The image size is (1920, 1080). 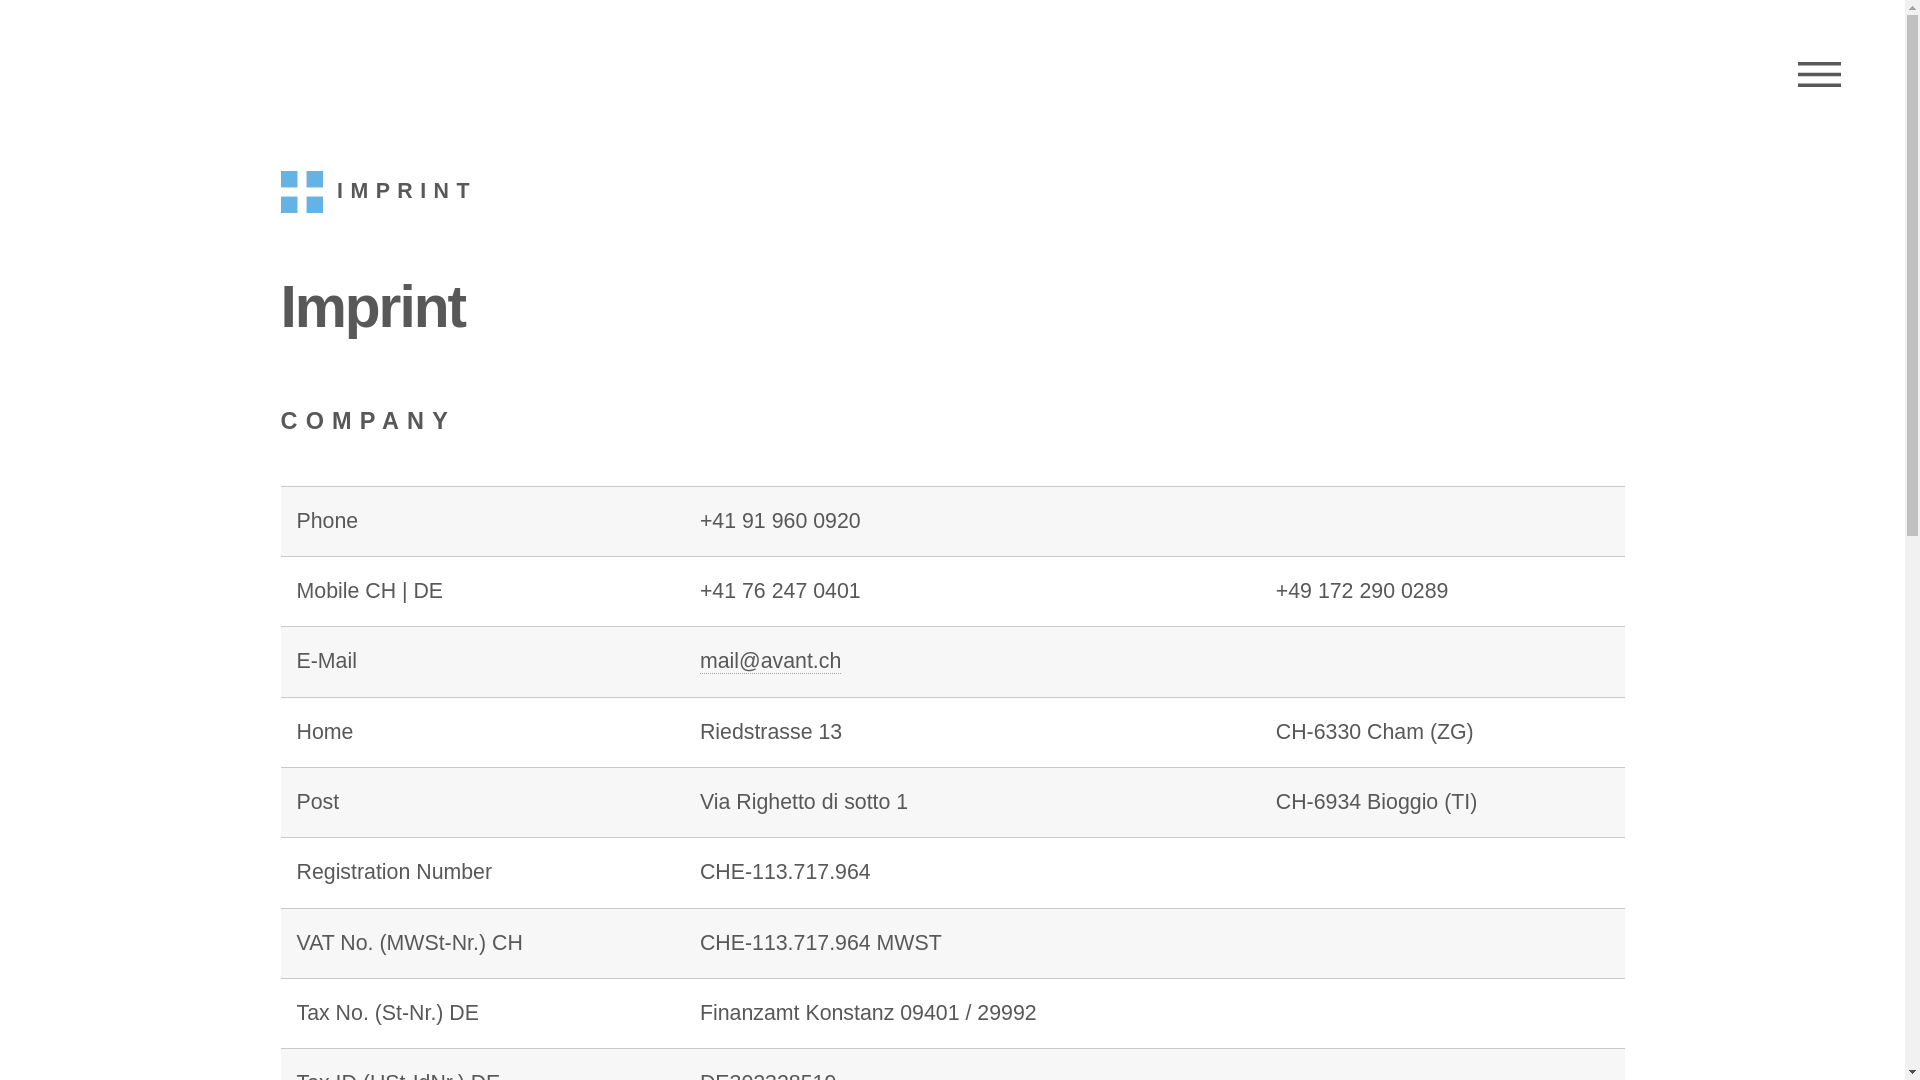 I want to click on 'IMPRINT', so click(x=278, y=192).